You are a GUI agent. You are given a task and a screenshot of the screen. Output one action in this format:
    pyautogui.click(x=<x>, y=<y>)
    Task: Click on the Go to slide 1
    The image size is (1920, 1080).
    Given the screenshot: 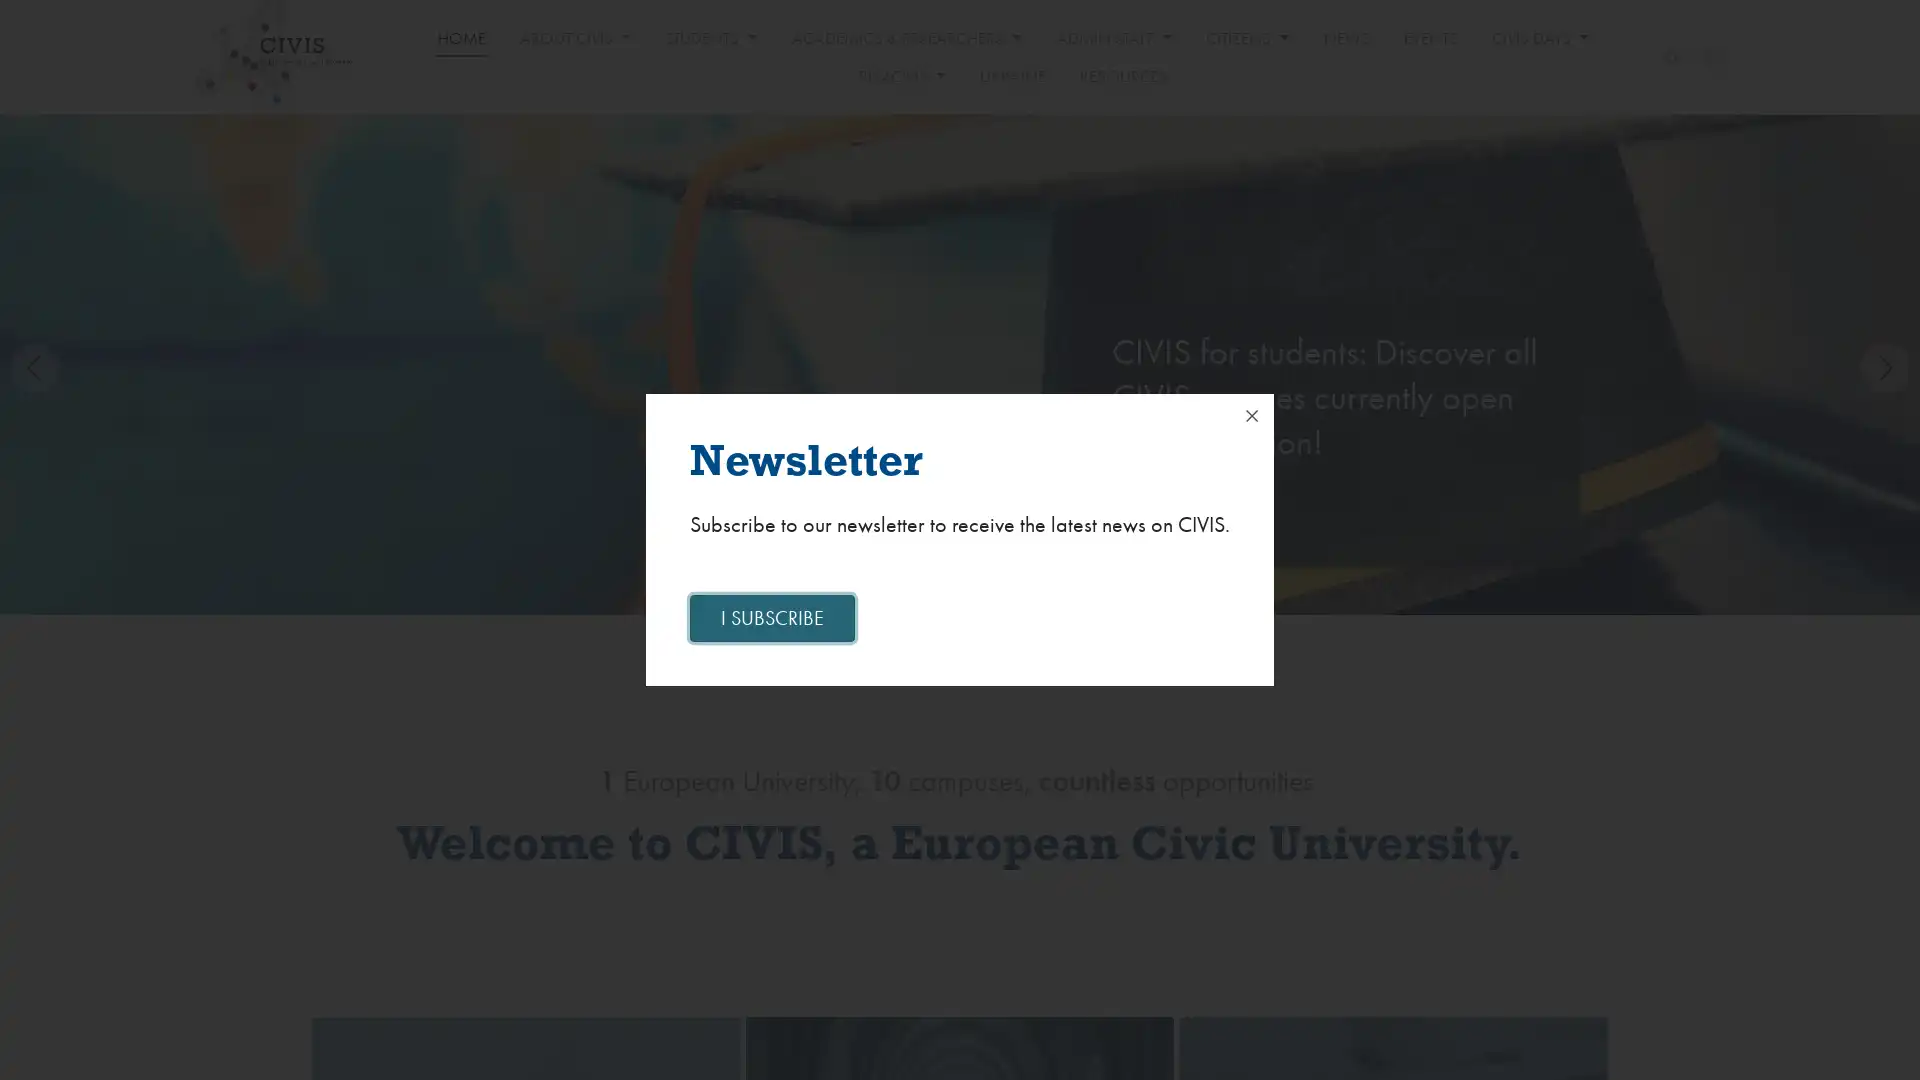 What is the action you would take?
    pyautogui.click(x=911, y=635)
    